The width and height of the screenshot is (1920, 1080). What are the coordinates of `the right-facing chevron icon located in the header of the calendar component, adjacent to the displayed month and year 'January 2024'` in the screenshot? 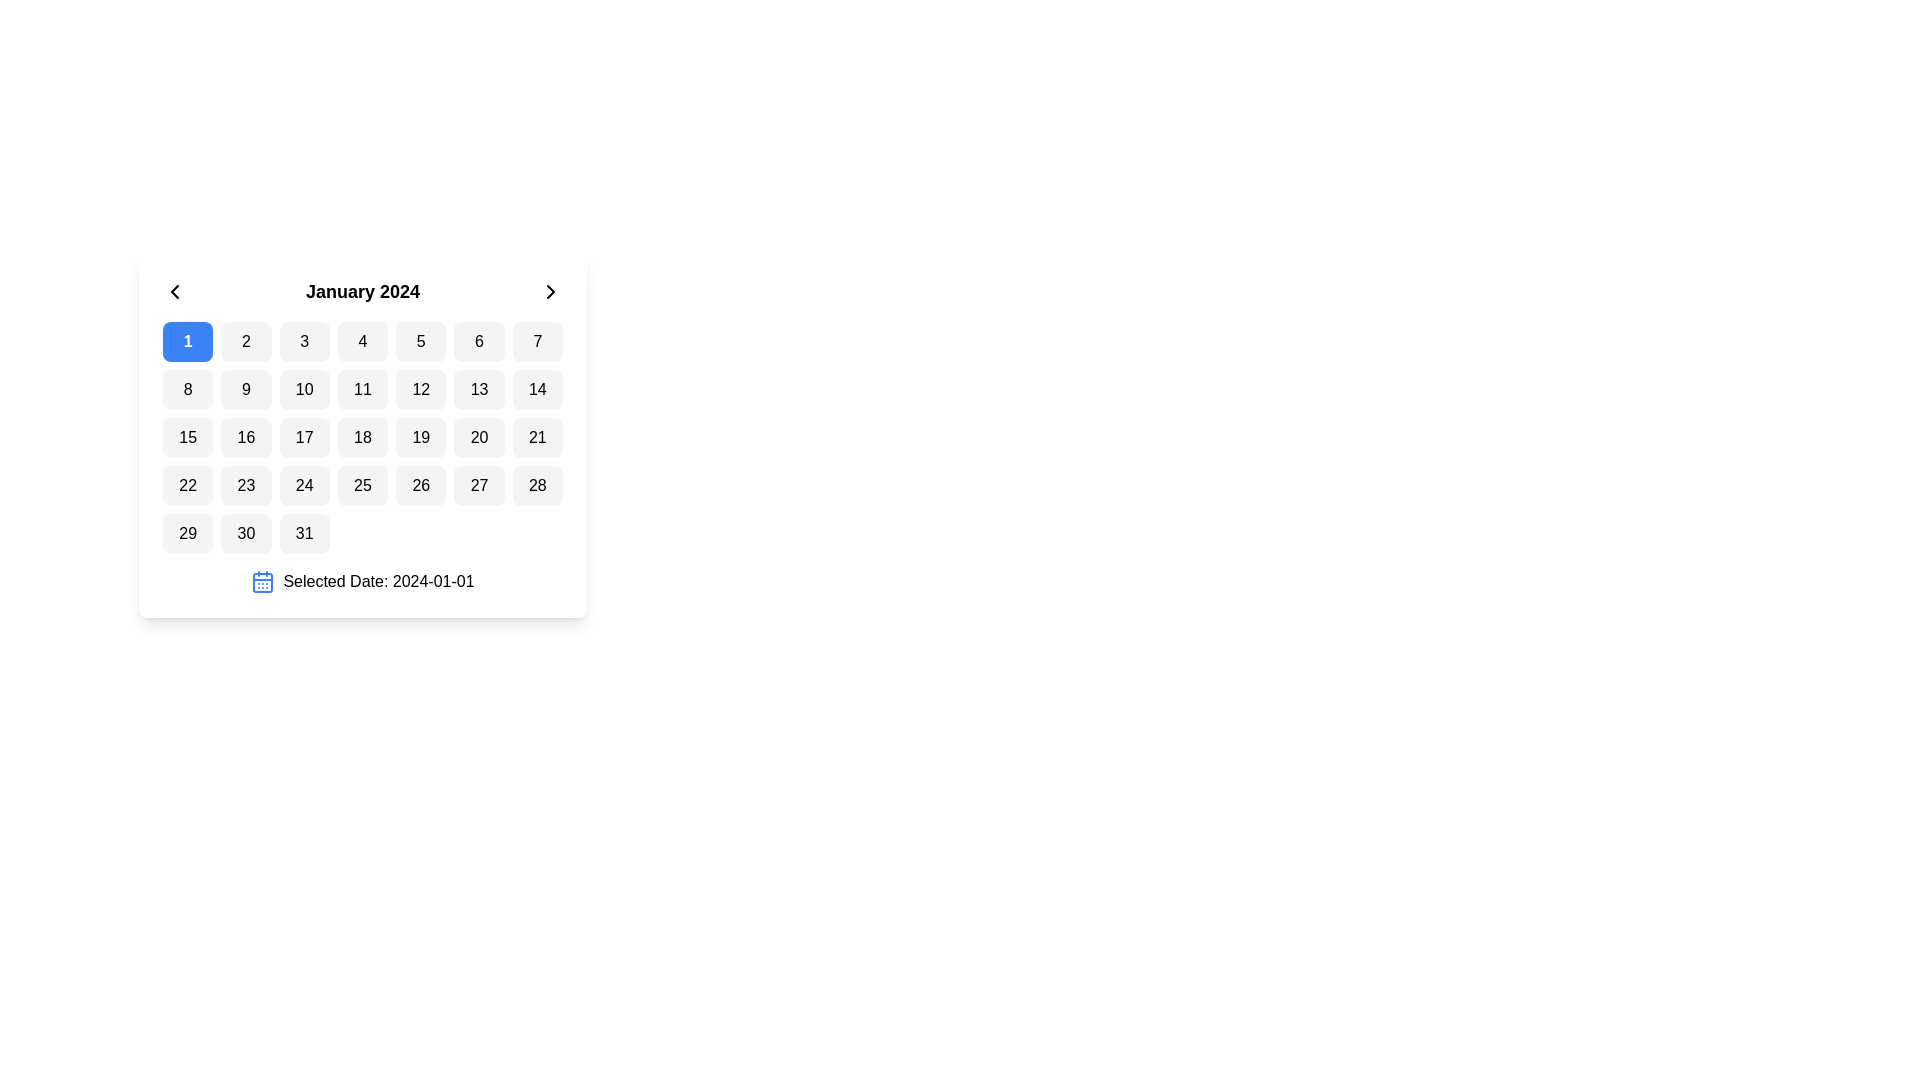 It's located at (551, 292).